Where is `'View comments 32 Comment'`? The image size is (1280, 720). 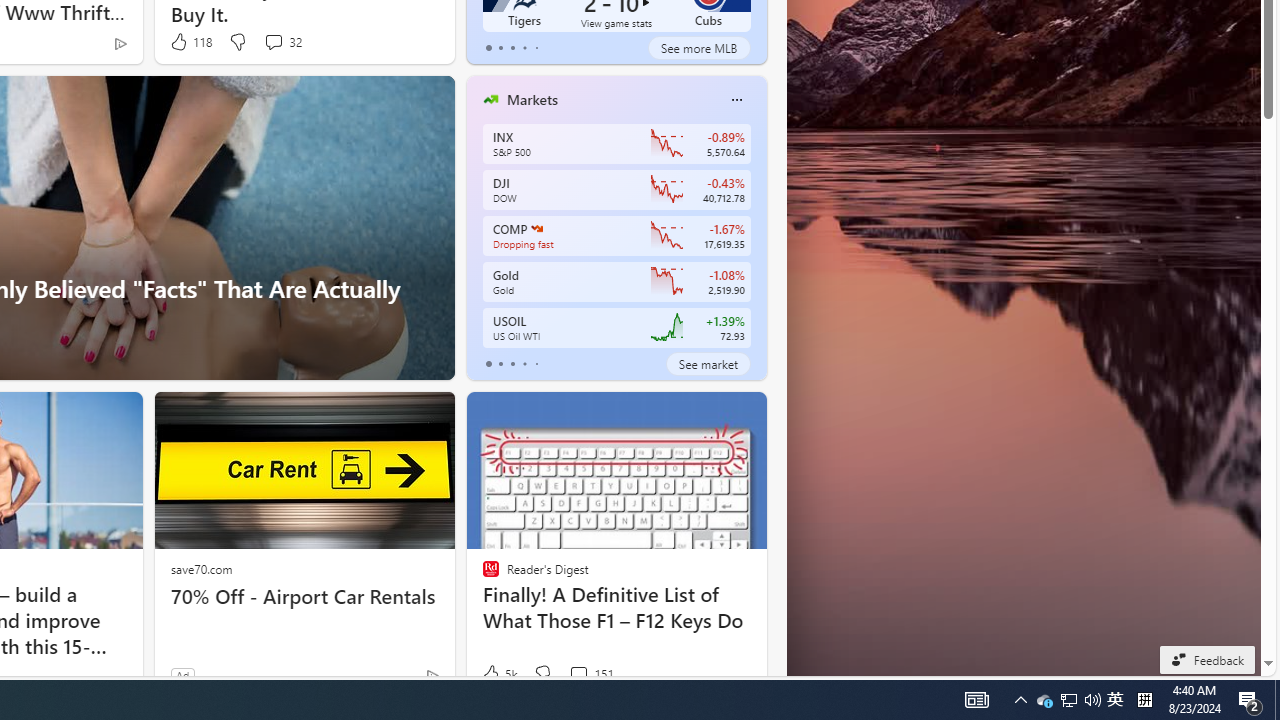
'View comments 32 Comment' is located at coordinates (272, 41).